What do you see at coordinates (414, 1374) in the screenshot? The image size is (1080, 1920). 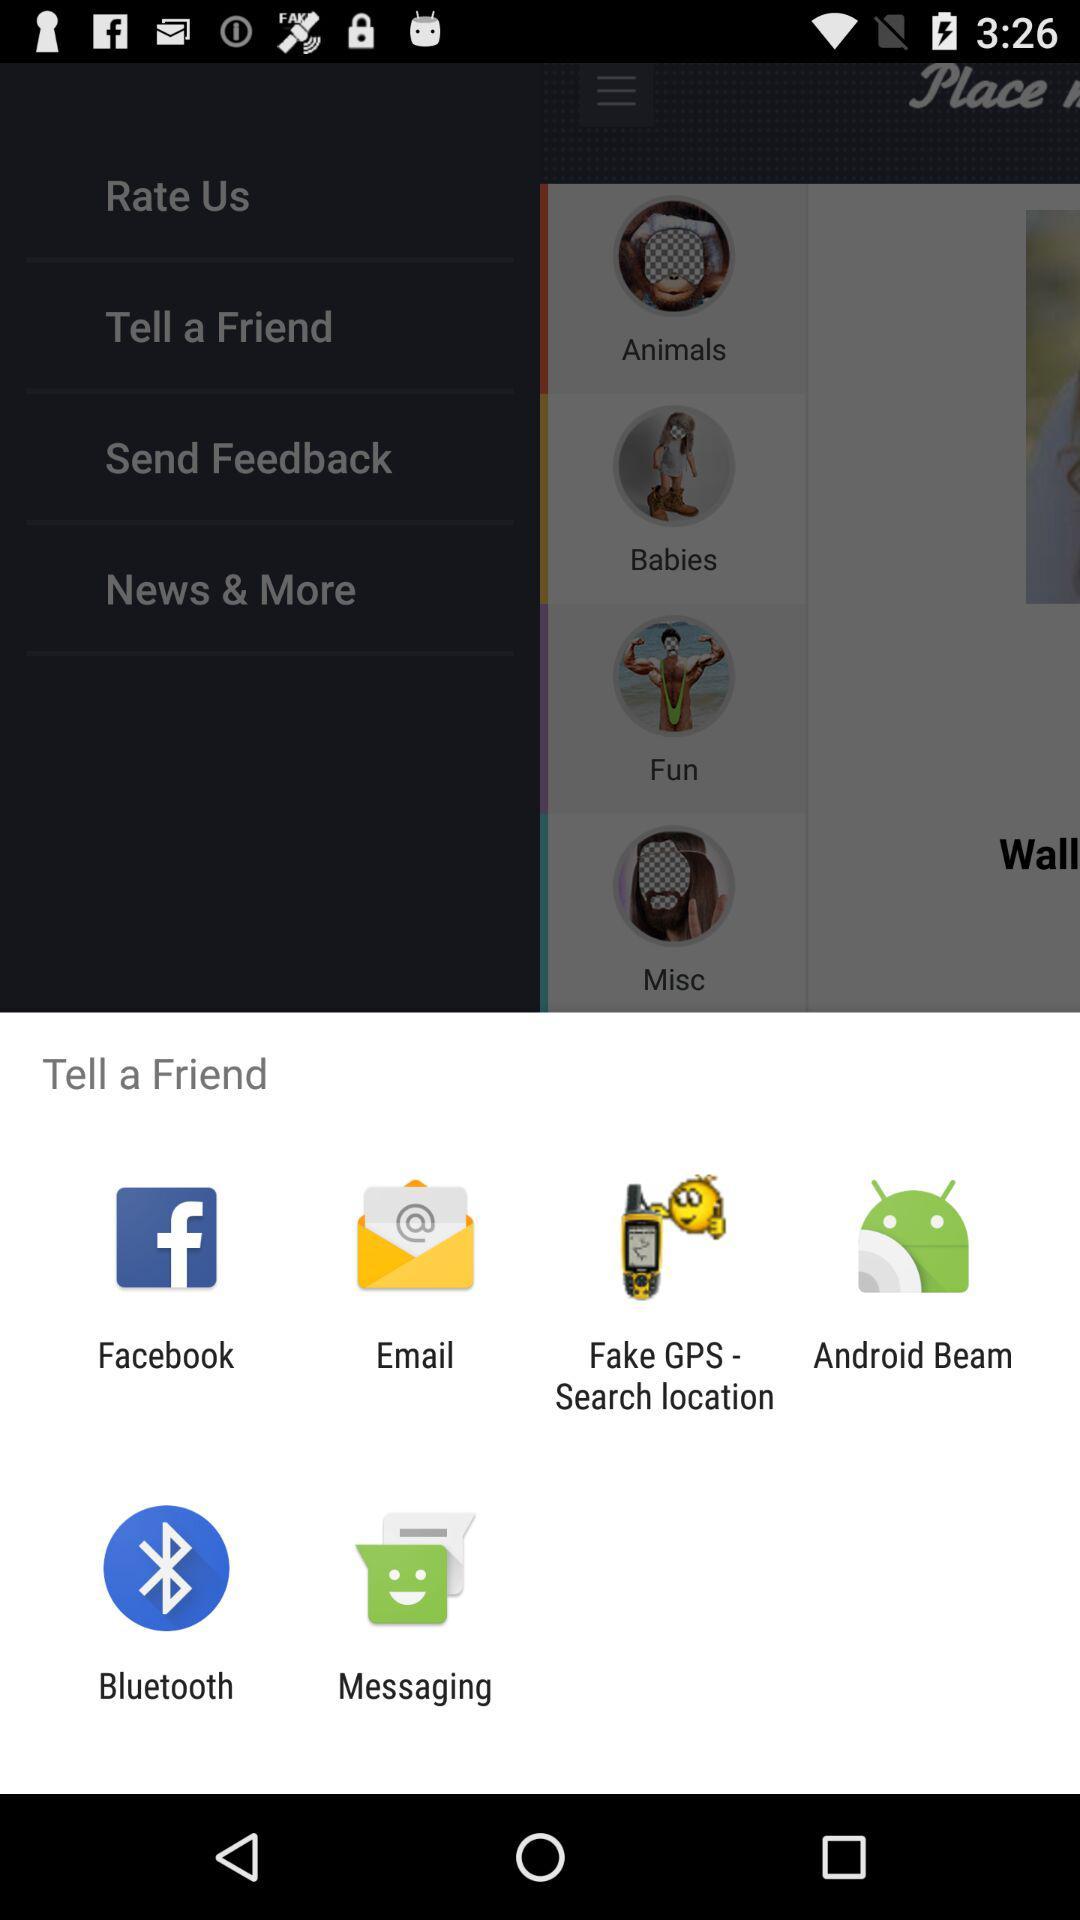 I see `the email icon` at bounding box center [414, 1374].